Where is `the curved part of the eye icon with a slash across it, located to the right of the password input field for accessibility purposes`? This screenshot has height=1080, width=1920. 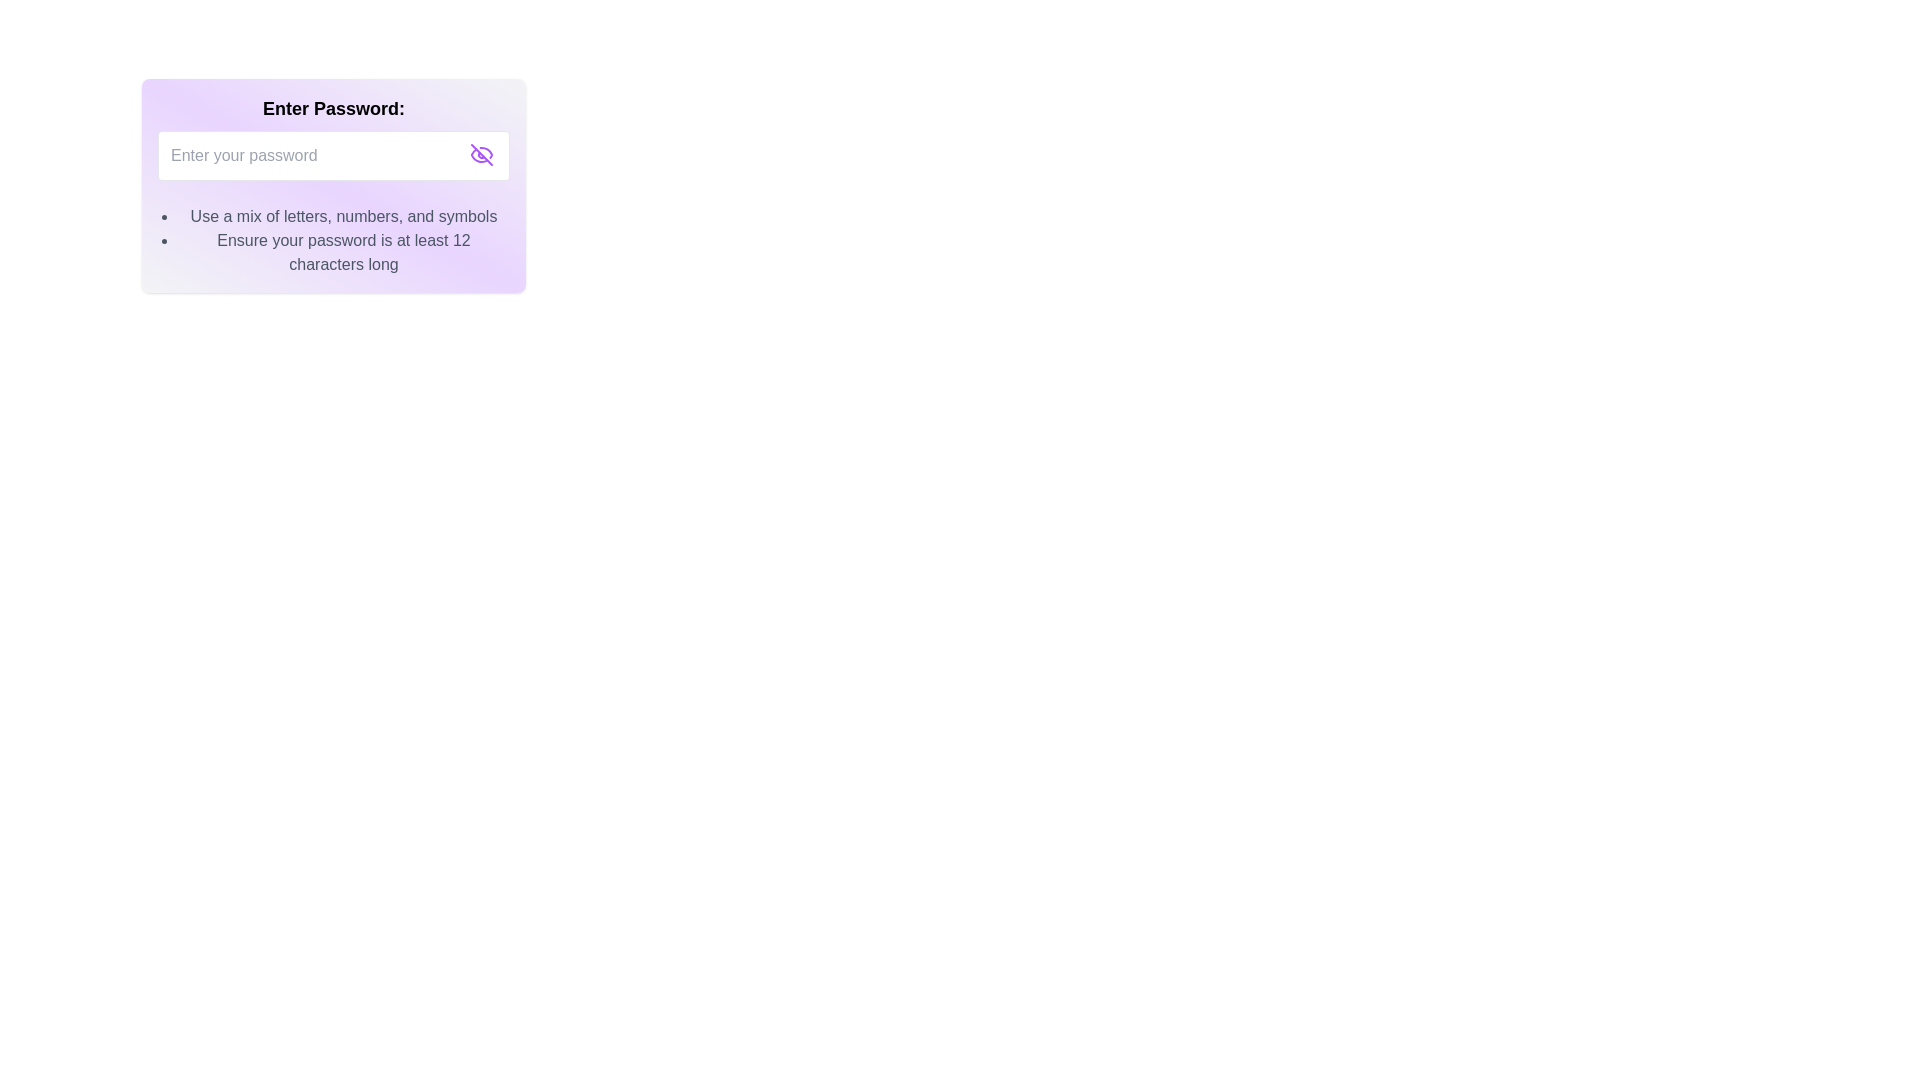
the curved part of the eye icon with a slash across it, located to the right of the password input field for accessibility purposes is located at coordinates (486, 151).